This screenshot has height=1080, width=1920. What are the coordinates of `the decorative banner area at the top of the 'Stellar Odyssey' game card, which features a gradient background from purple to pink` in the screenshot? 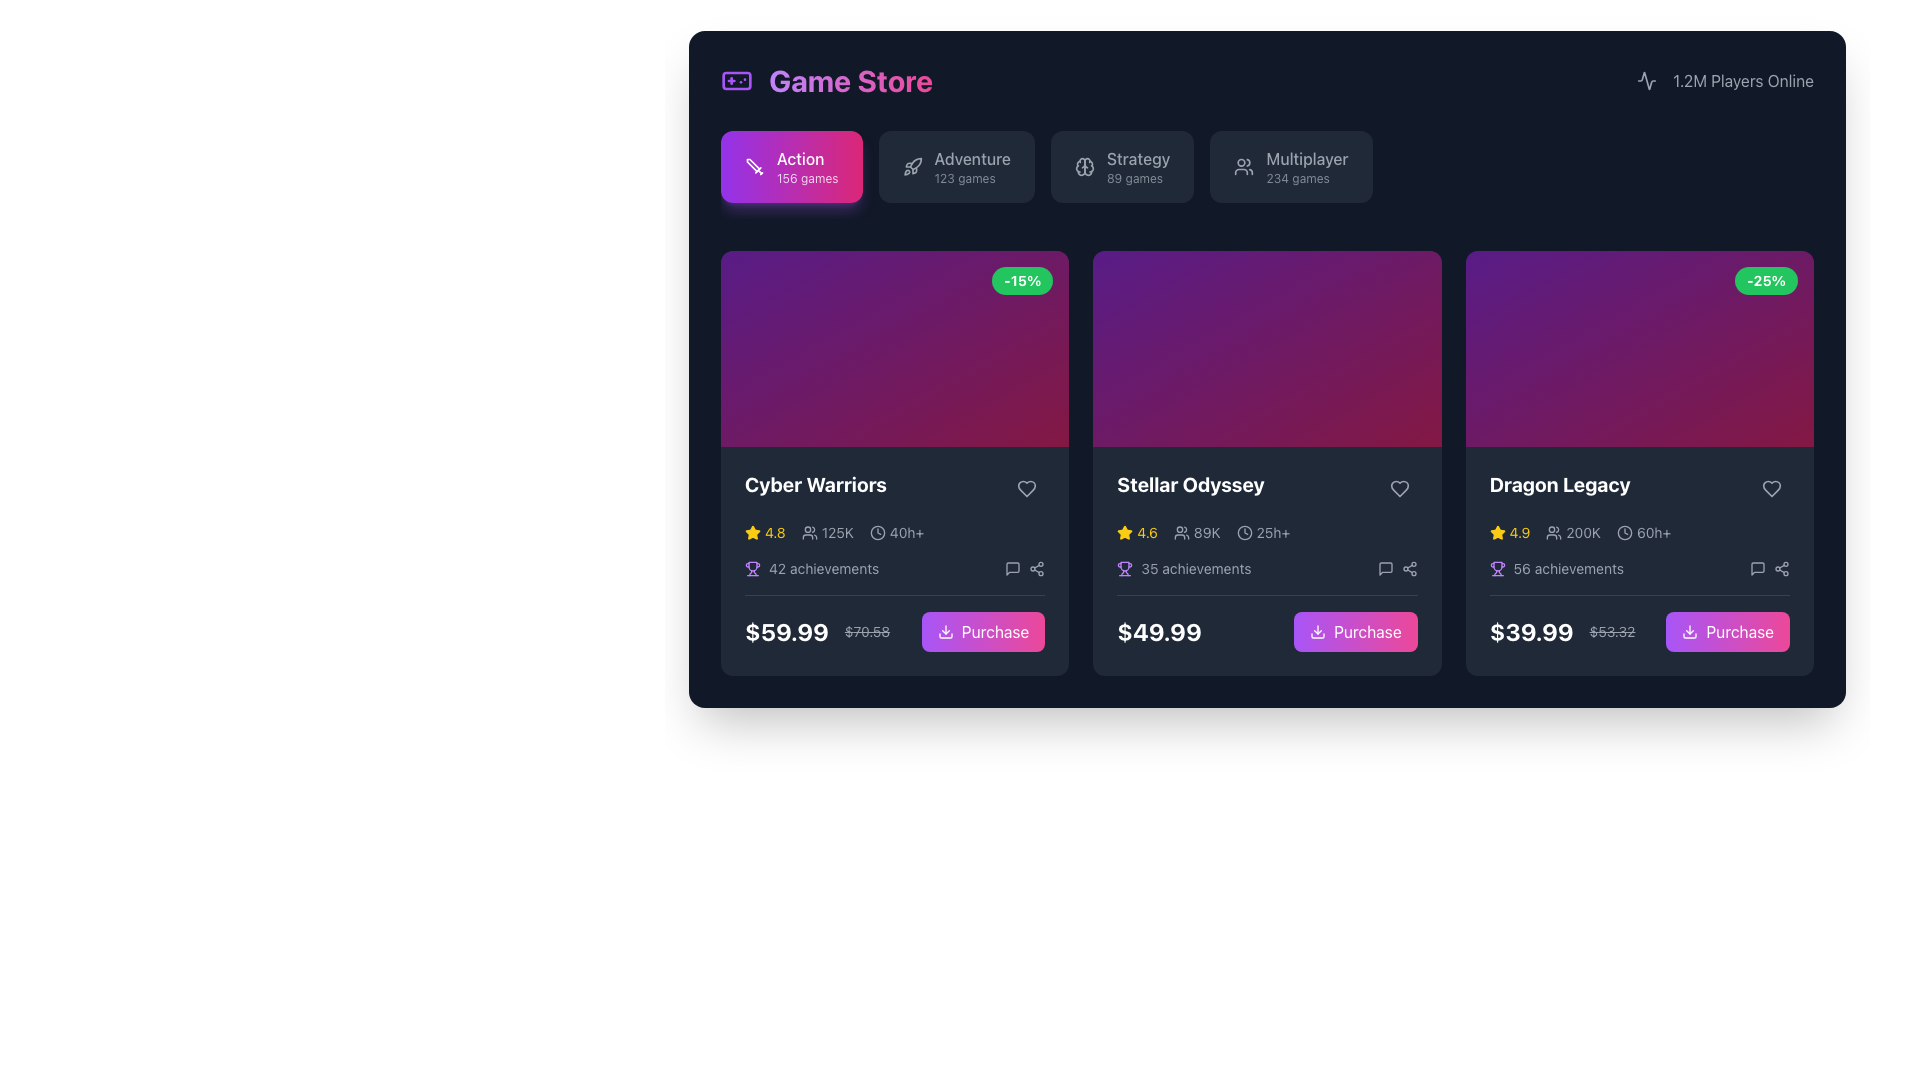 It's located at (1266, 347).